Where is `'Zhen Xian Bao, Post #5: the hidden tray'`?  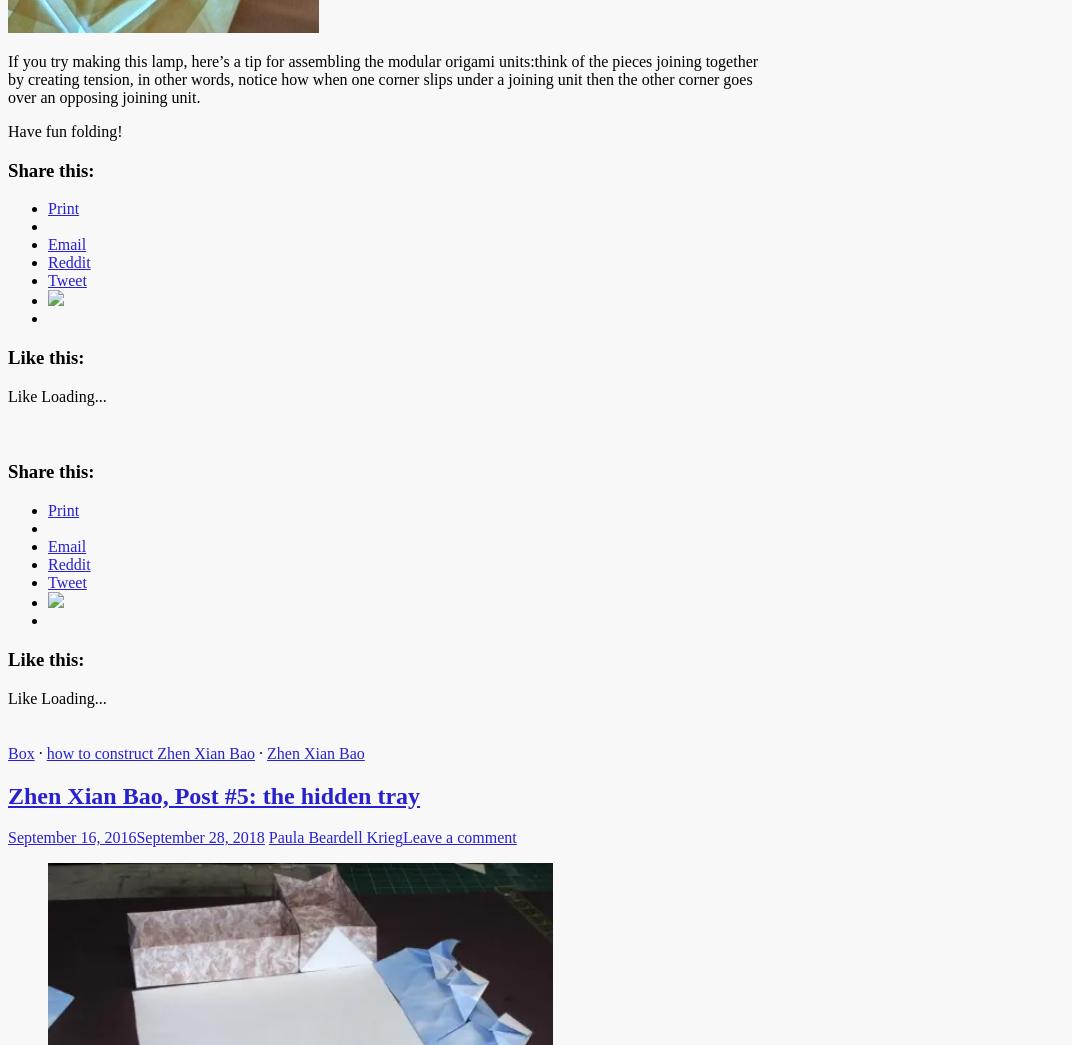
'Zhen Xian Bao, Post #5: the hidden tray' is located at coordinates (213, 795).